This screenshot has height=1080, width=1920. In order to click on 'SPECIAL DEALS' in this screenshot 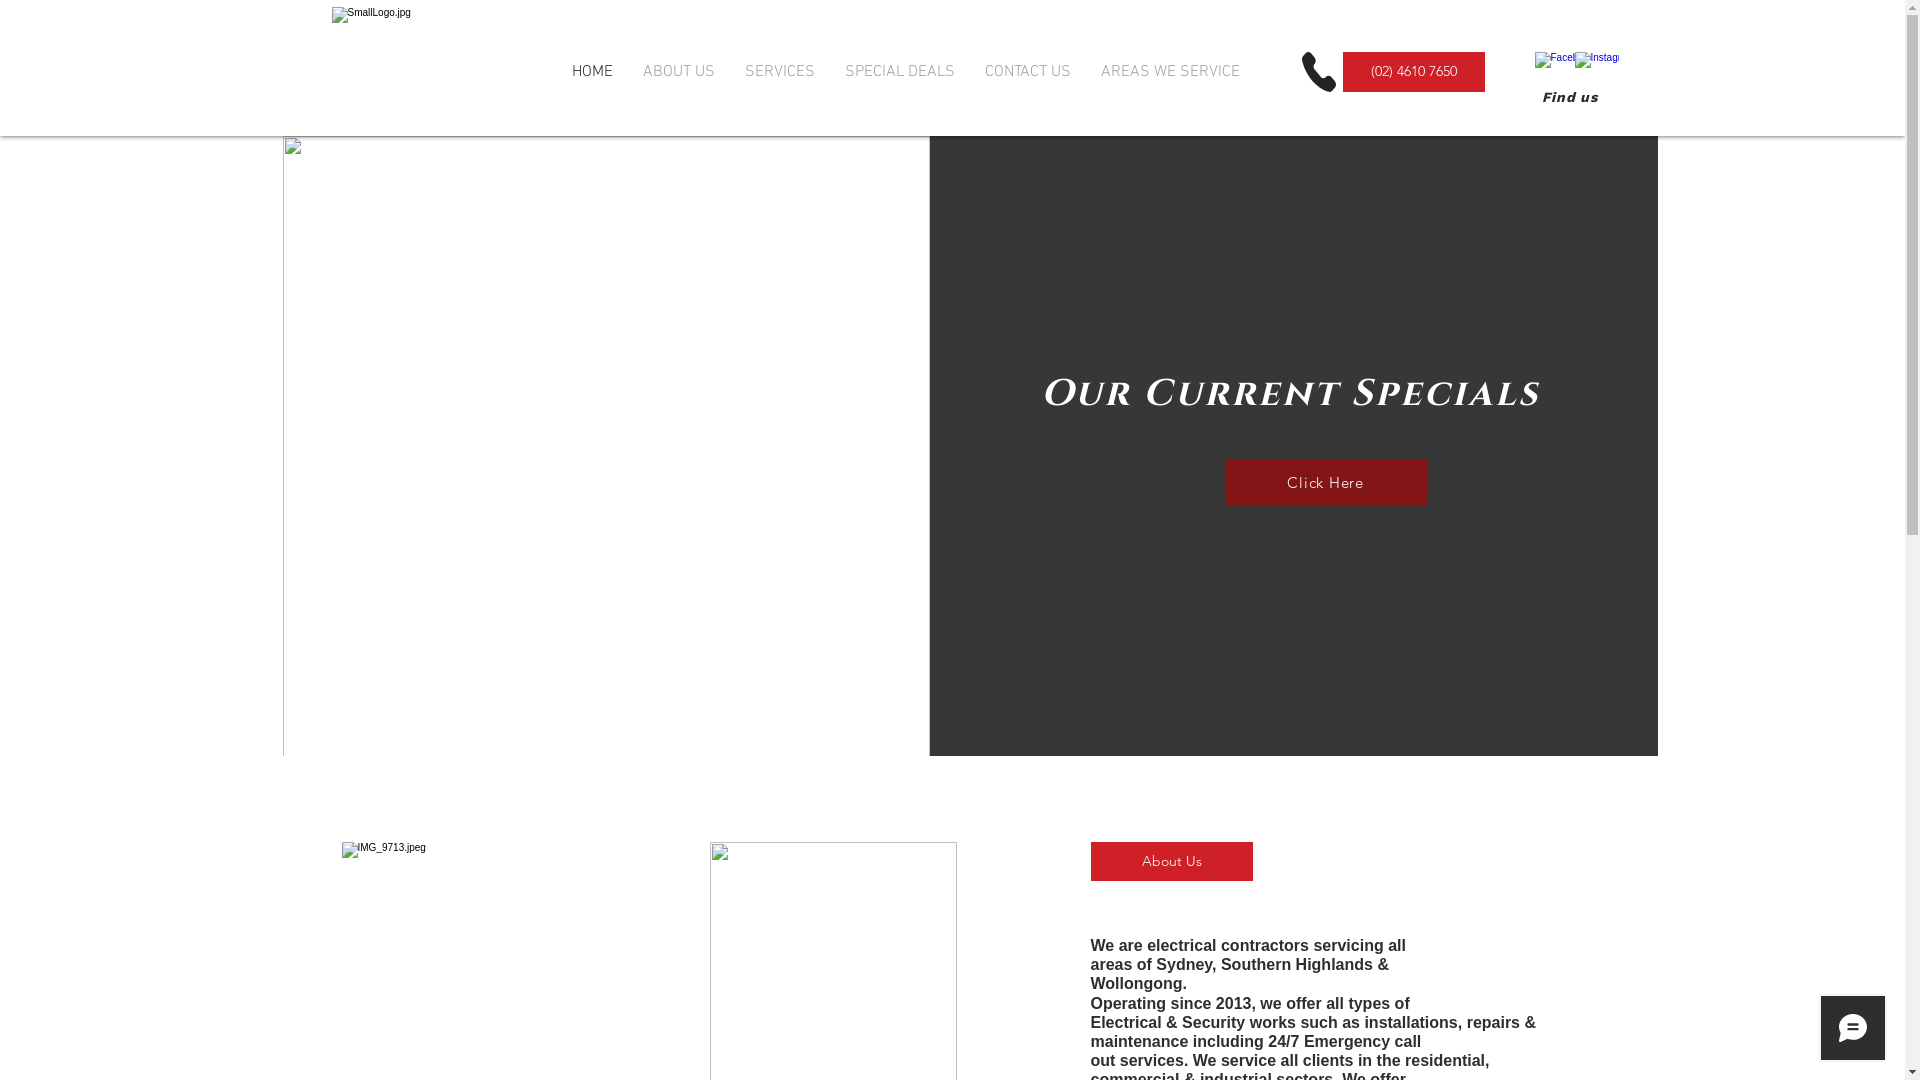, I will do `click(899, 71)`.